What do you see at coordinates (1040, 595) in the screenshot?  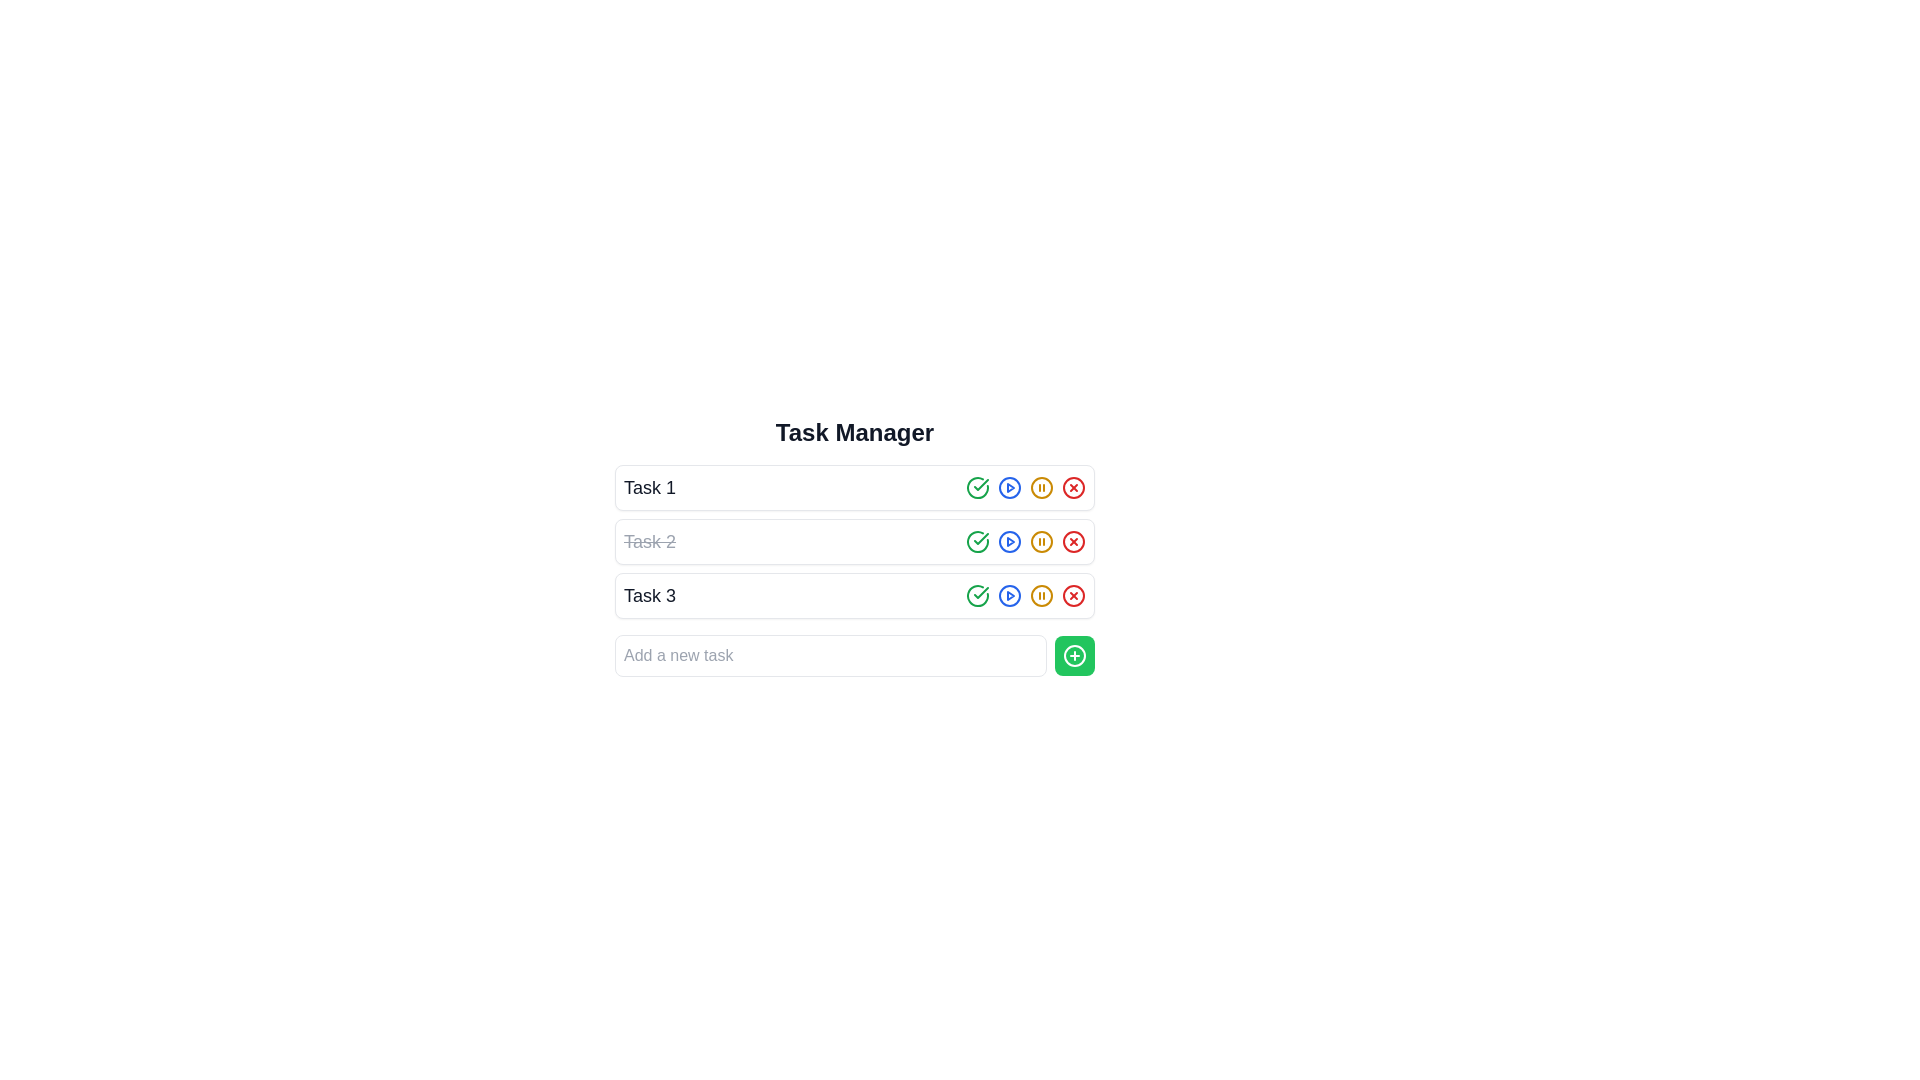 I see `the pause button located in the action buttons group of 'Task 3', specifically the third button from the left, positioned between the blue forward button and the red delete button` at bounding box center [1040, 595].